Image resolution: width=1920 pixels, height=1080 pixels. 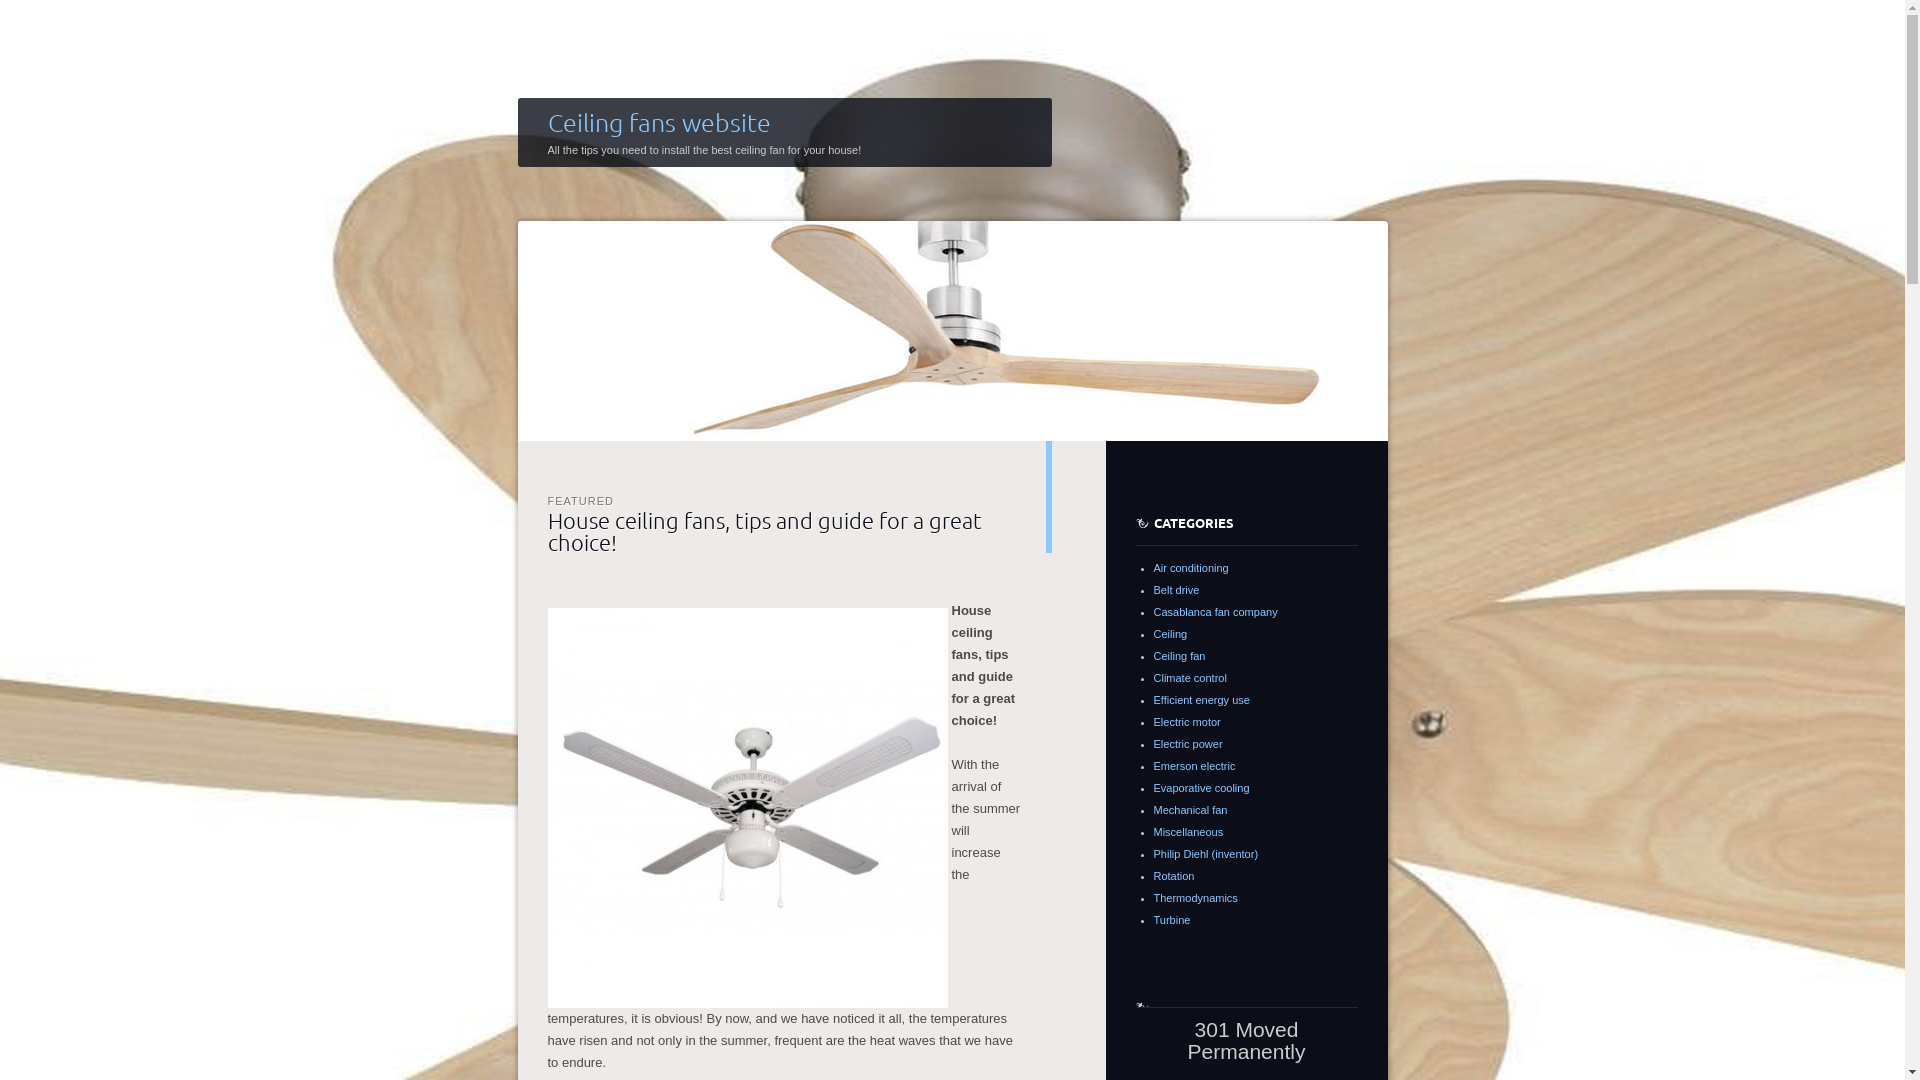 I want to click on 'Efficient energy use', so click(x=1200, y=698).